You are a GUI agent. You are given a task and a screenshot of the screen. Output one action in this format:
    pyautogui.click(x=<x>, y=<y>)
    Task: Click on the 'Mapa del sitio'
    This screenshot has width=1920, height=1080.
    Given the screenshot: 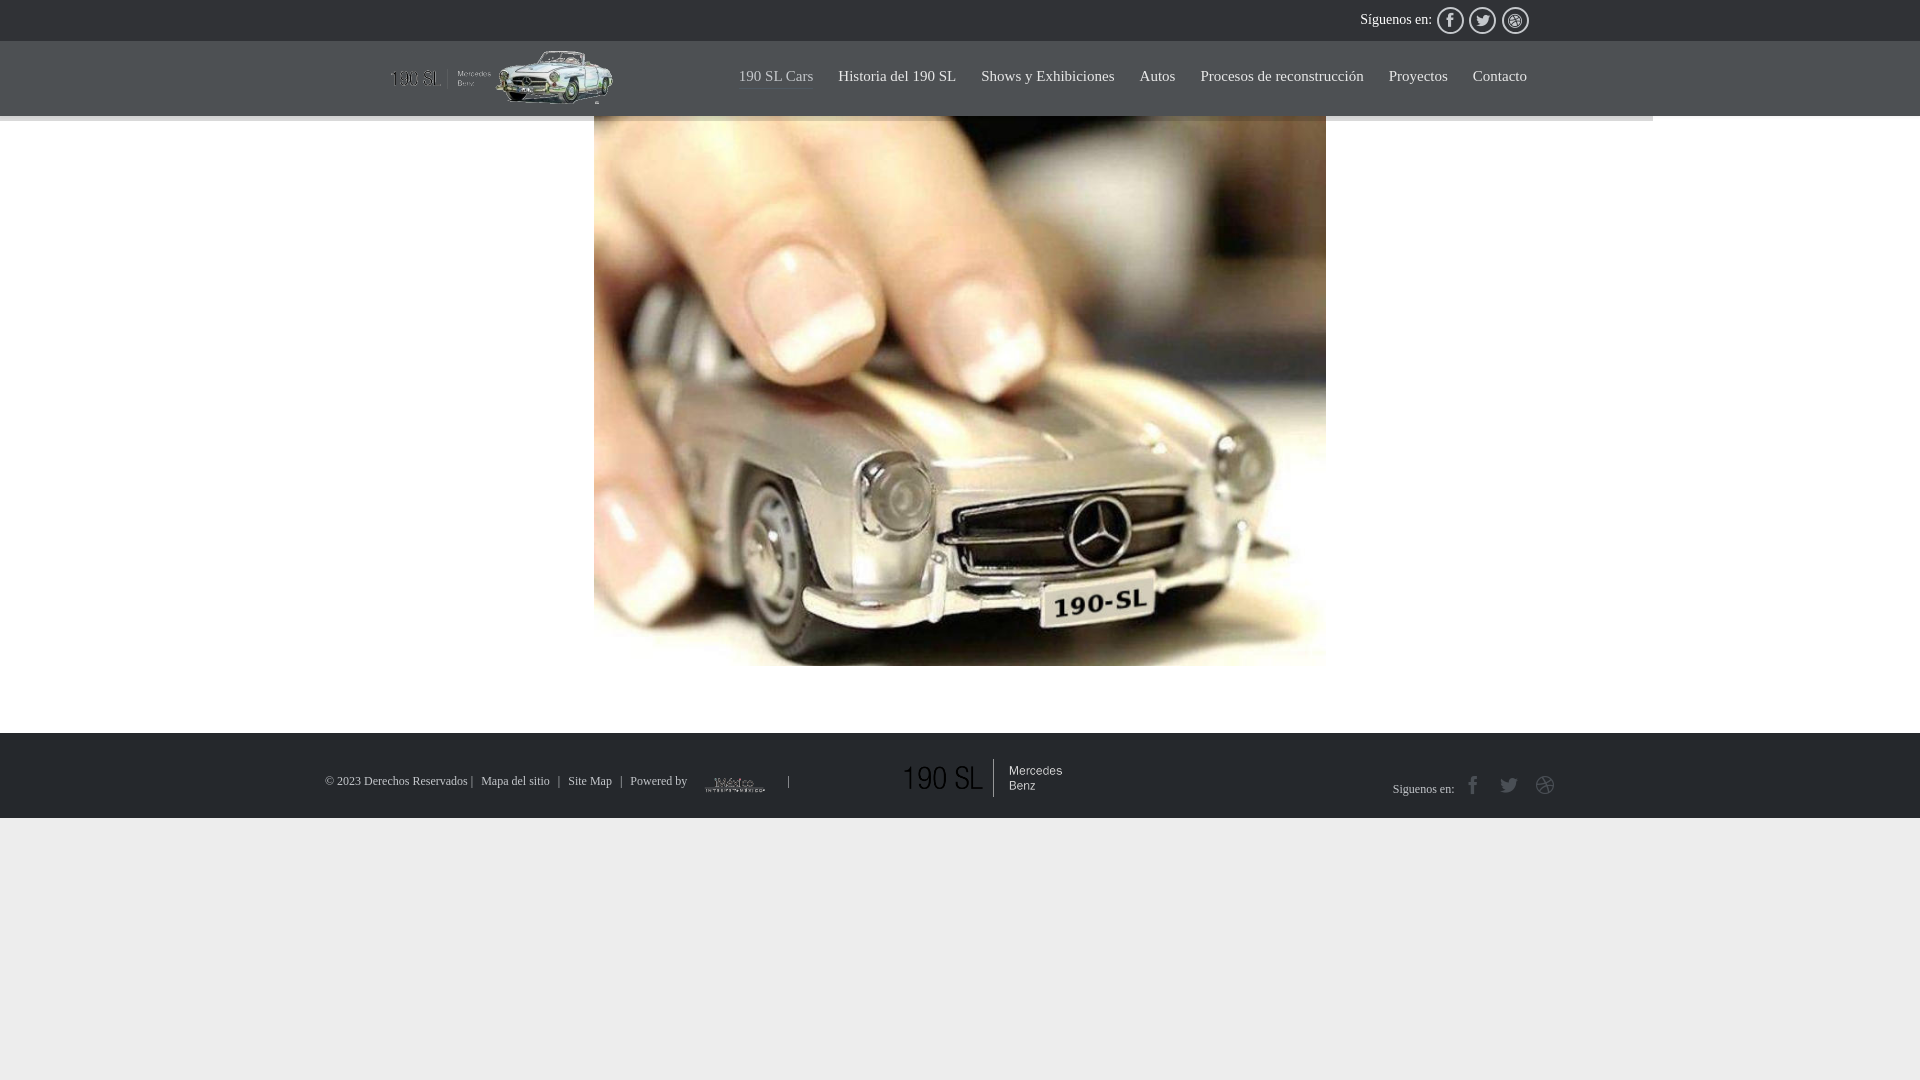 What is the action you would take?
    pyautogui.click(x=515, y=779)
    